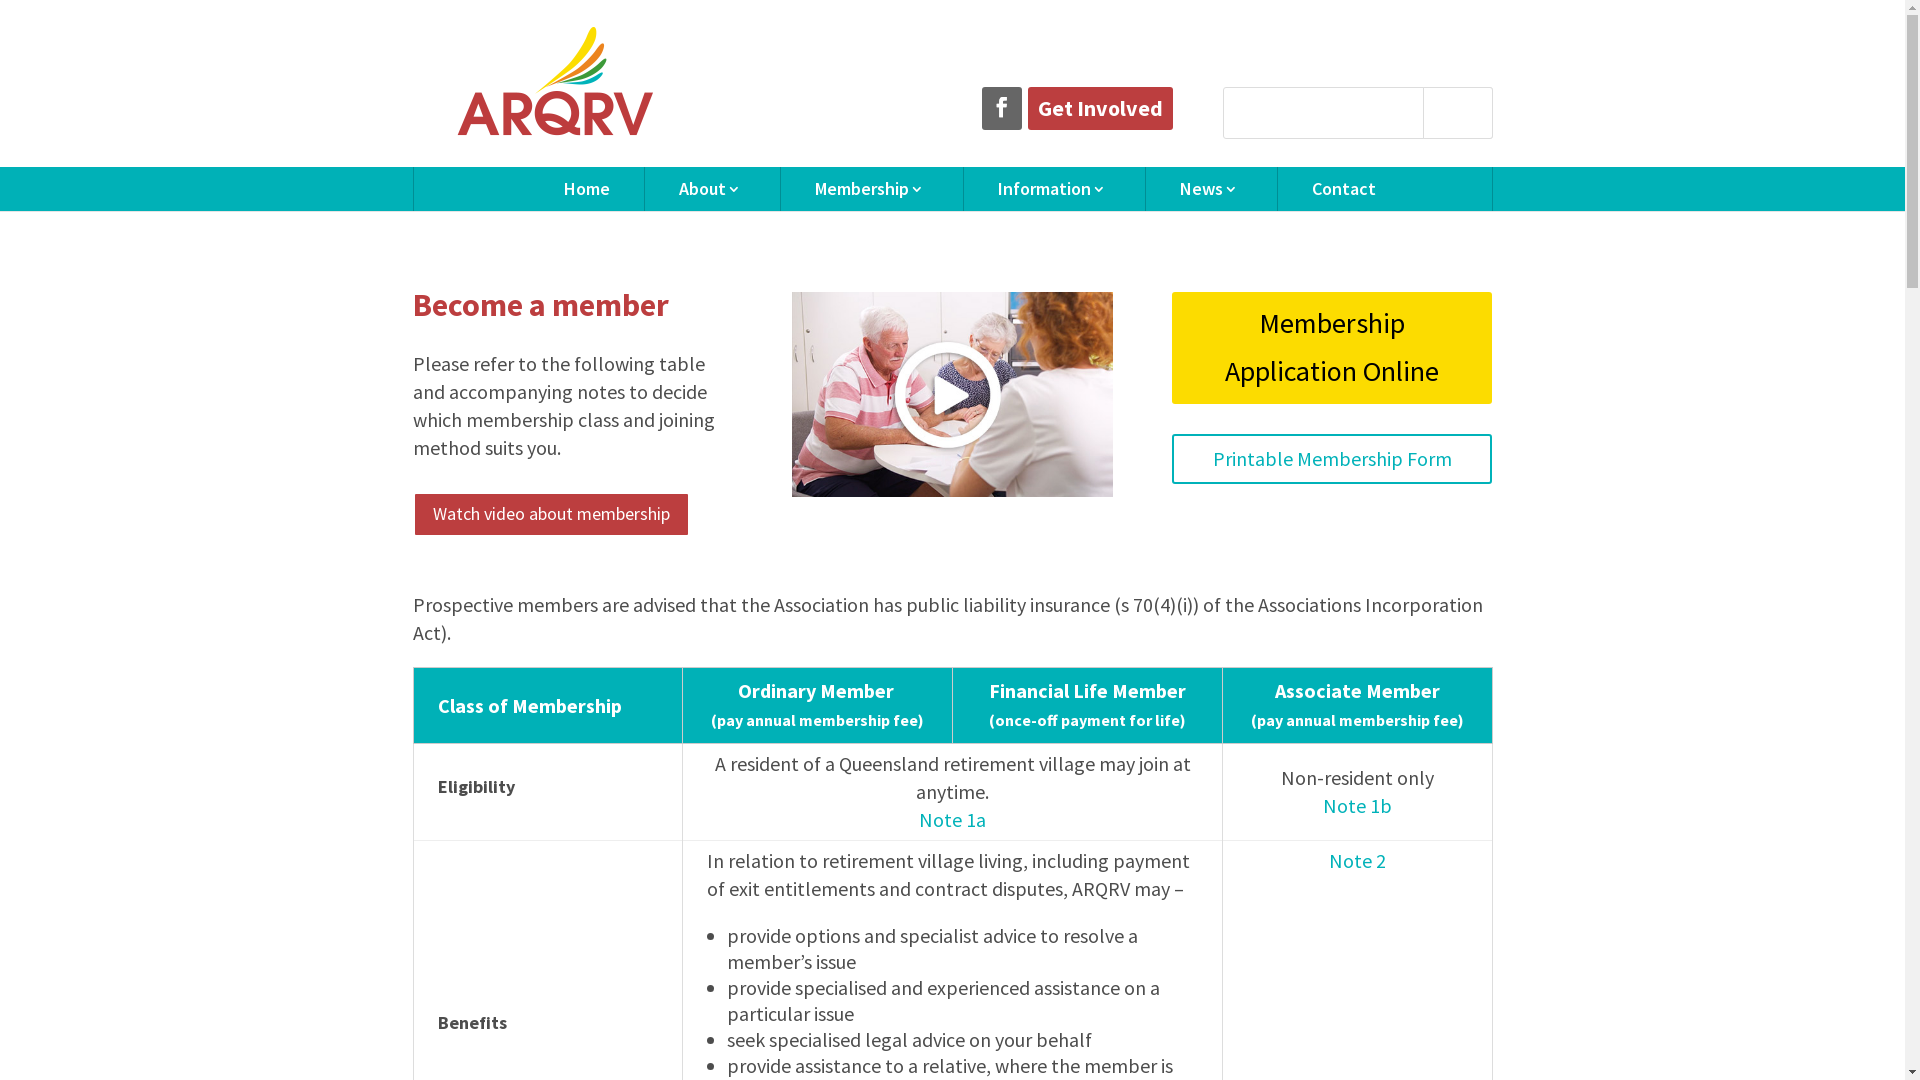 Image resolution: width=1920 pixels, height=1080 pixels. I want to click on 'Home', so click(585, 189).